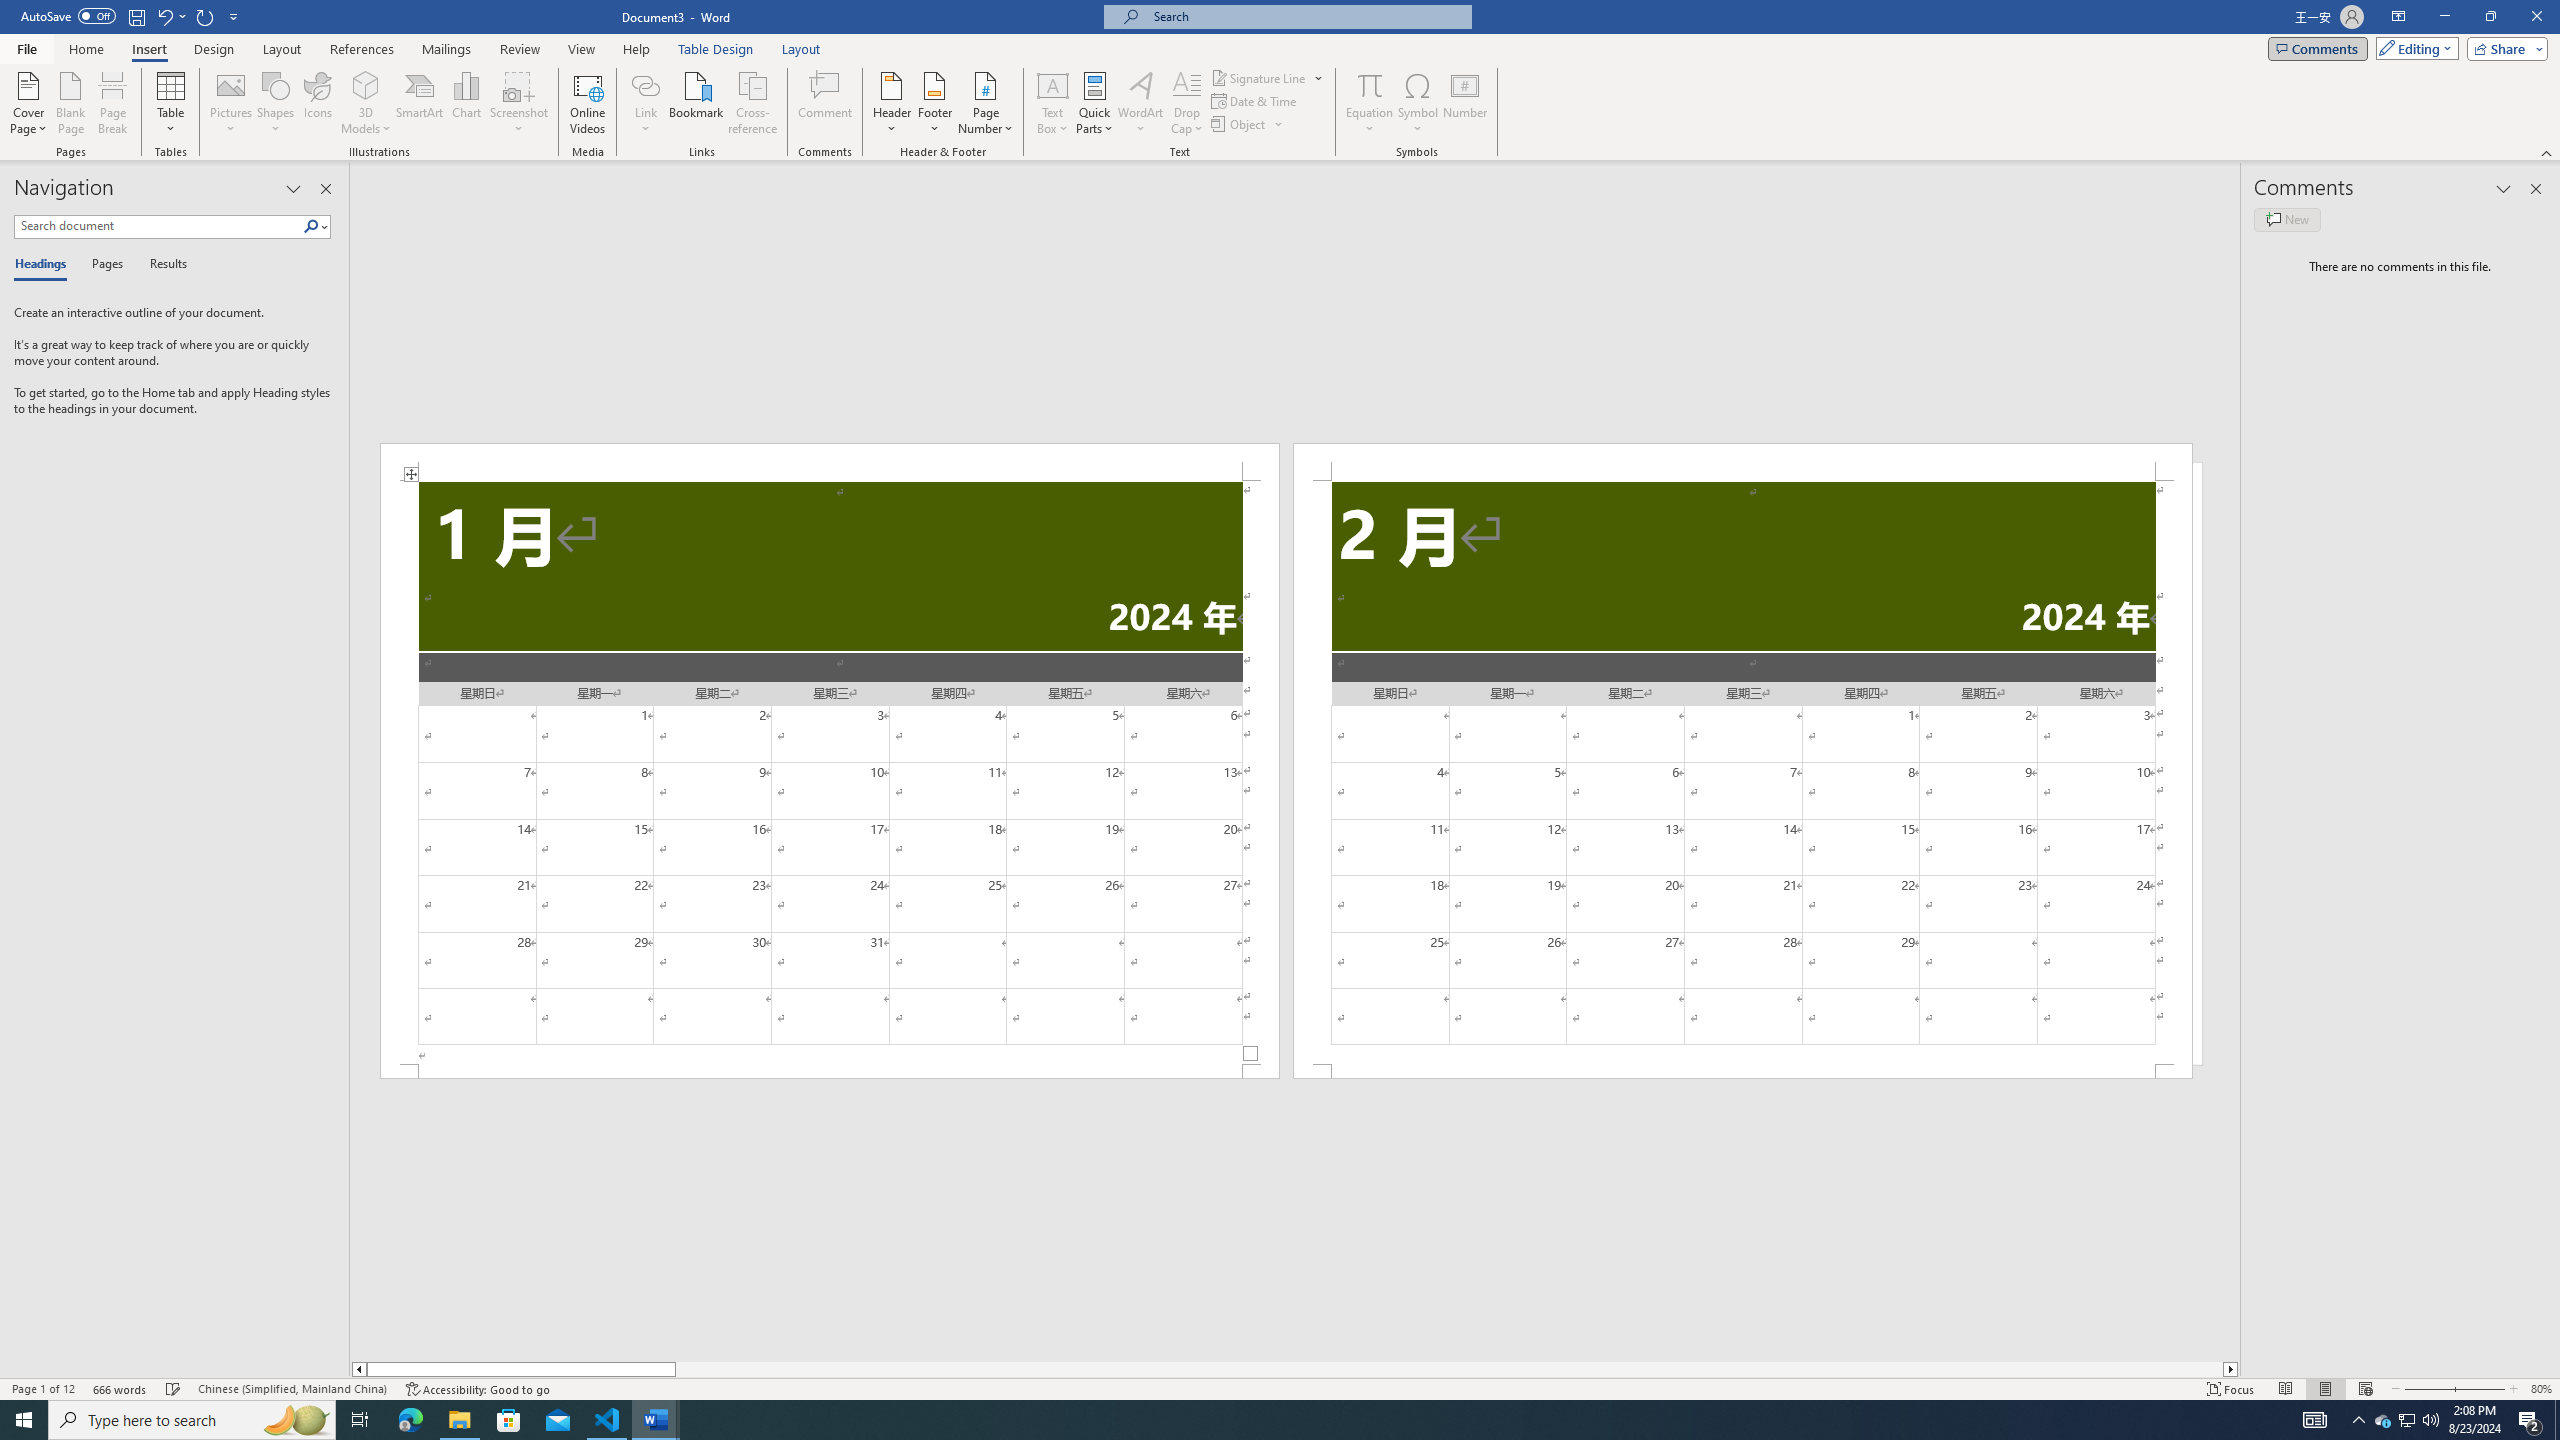 This screenshot has height=1440, width=2560. I want to click on 'Link', so click(645, 84).